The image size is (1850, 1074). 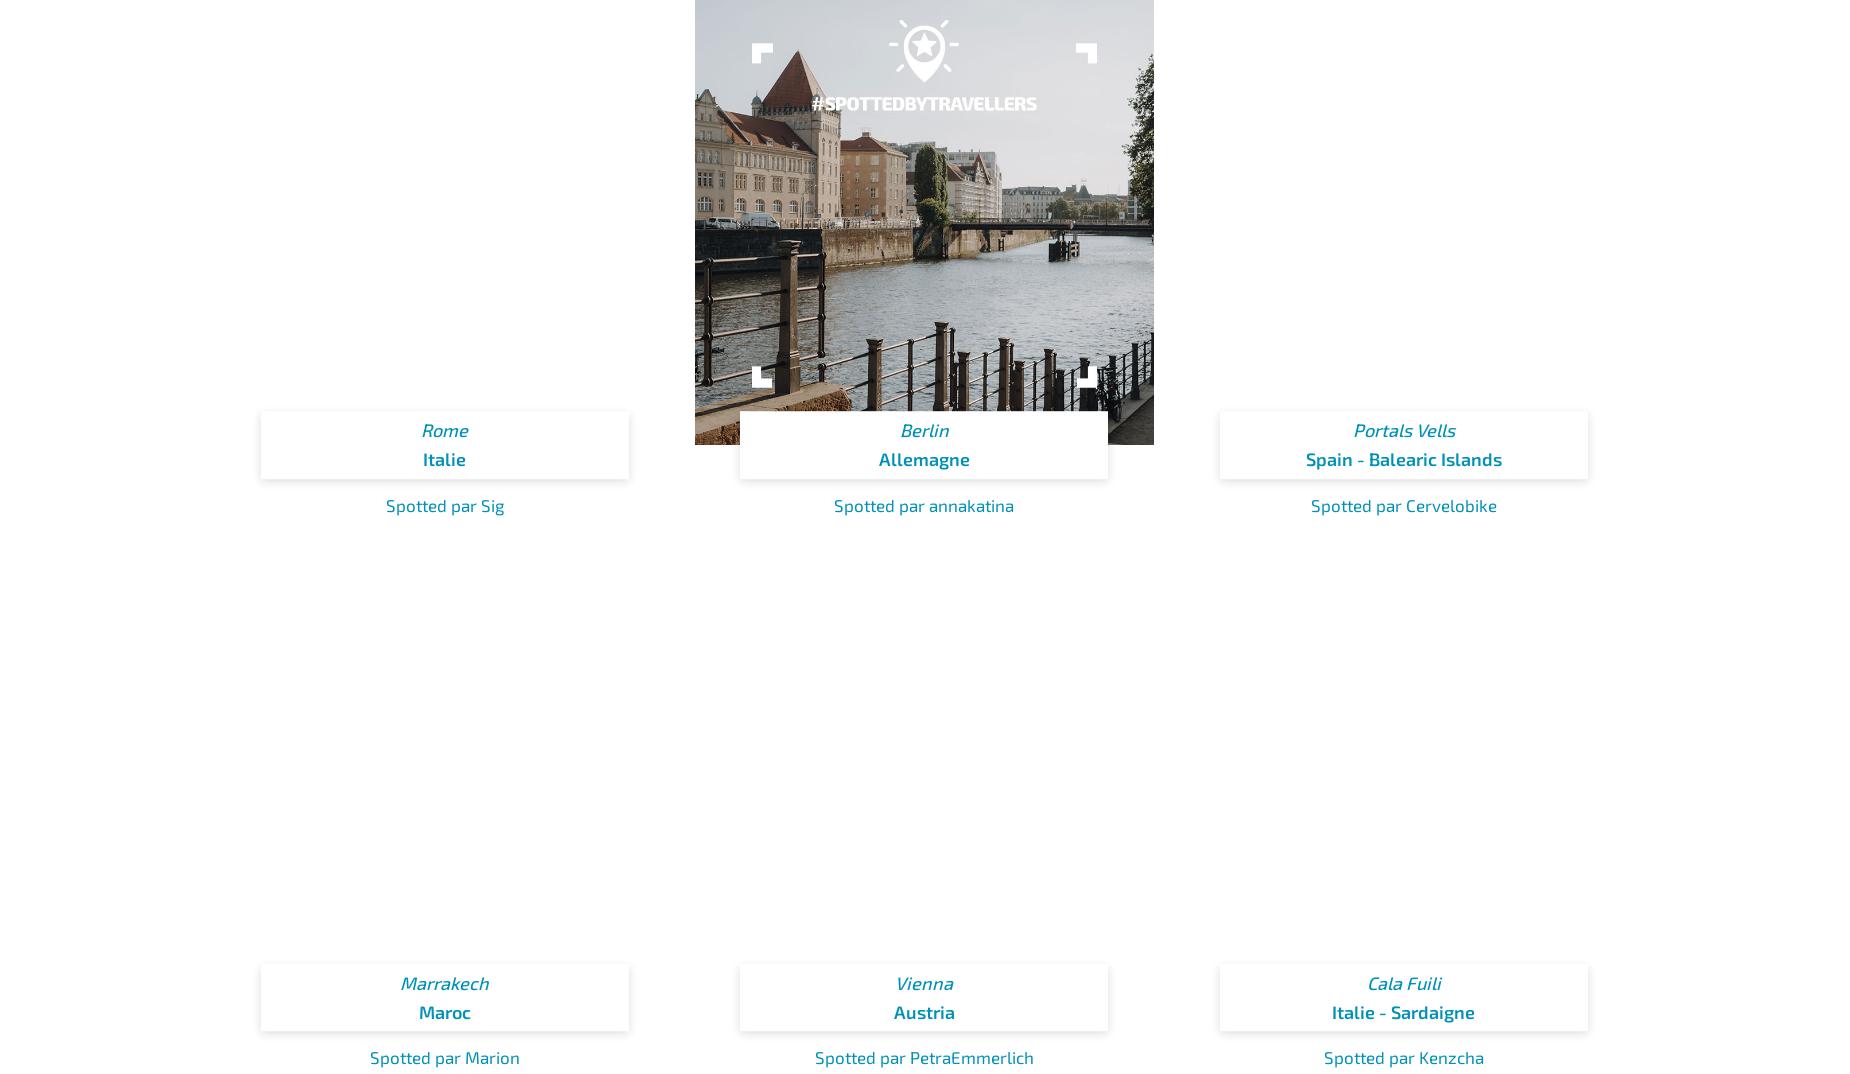 What do you see at coordinates (398, 982) in the screenshot?
I see `'Marrakech'` at bounding box center [398, 982].